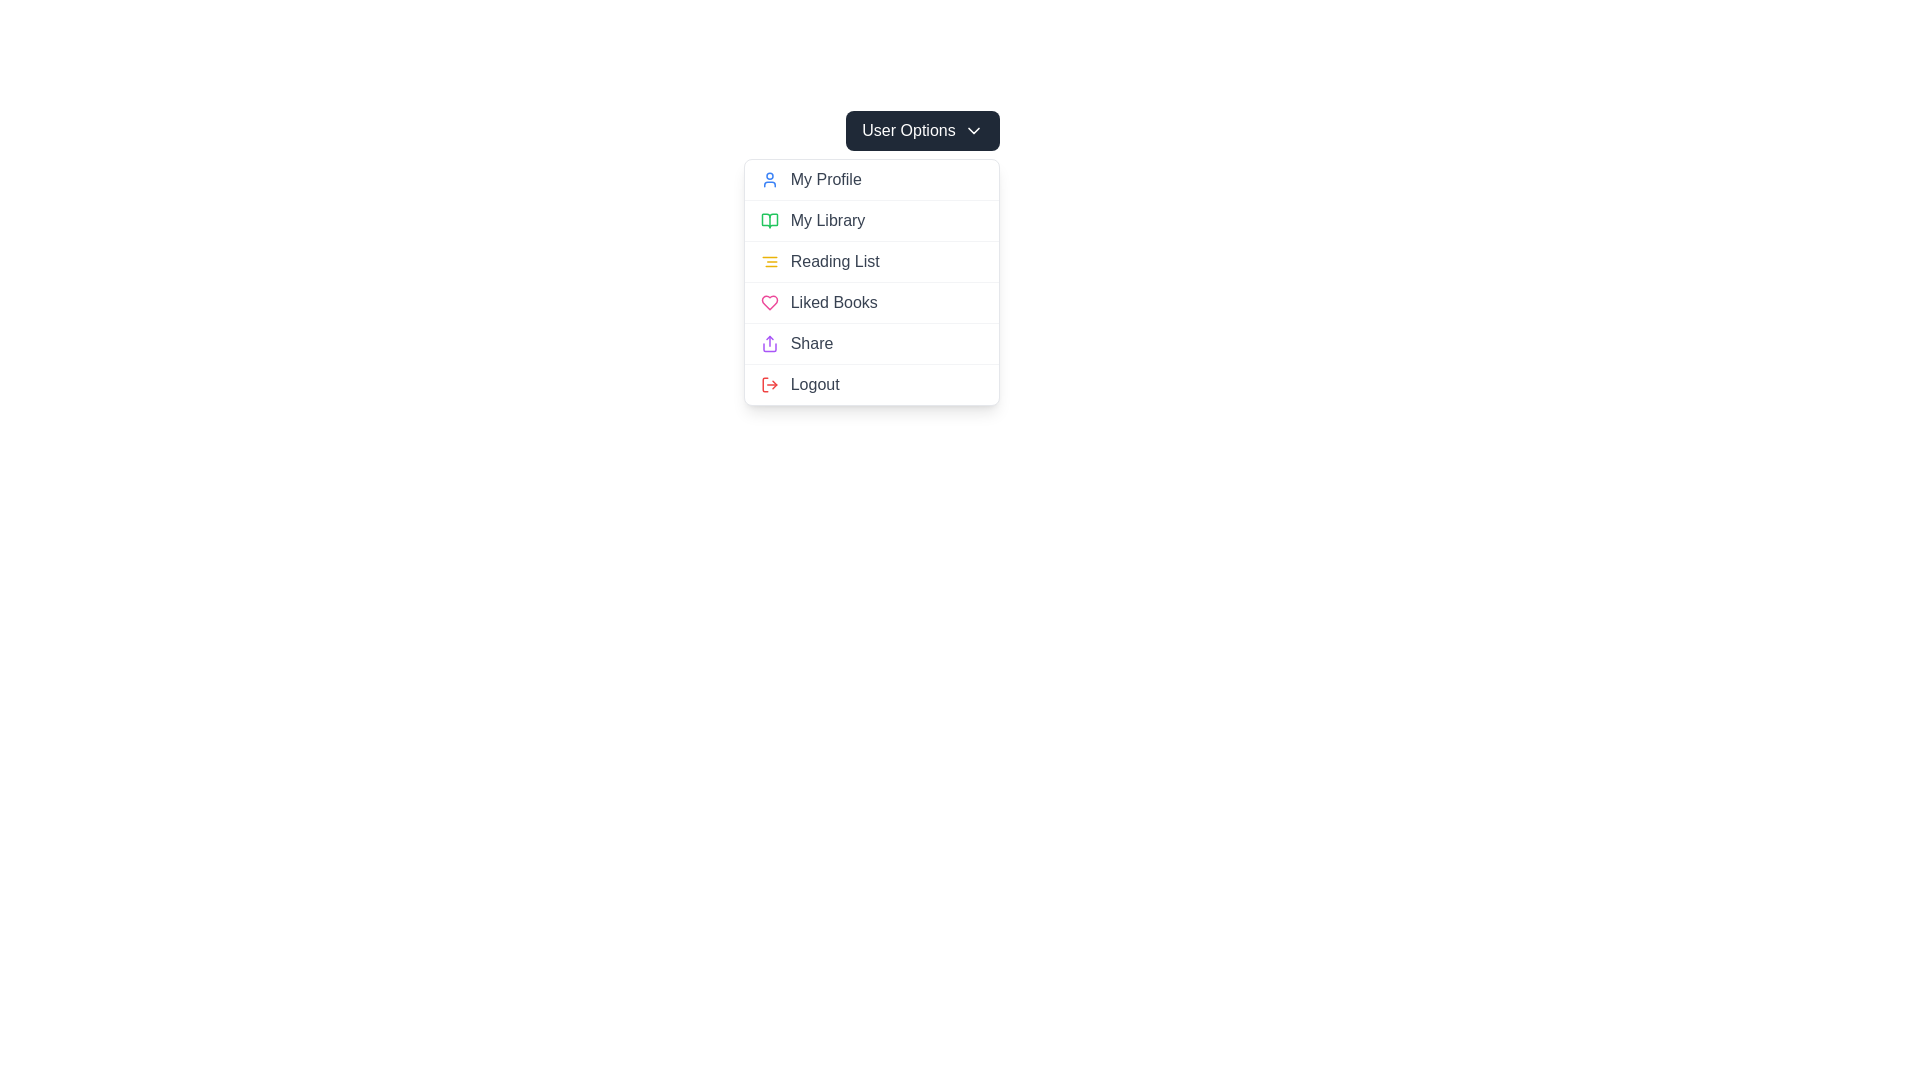 The height and width of the screenshot is (1080, 1920). Describe the element at coordinates (815, 385) in the screenshot. I see `the 'Logout' text label in the dropdown menu` at that location.